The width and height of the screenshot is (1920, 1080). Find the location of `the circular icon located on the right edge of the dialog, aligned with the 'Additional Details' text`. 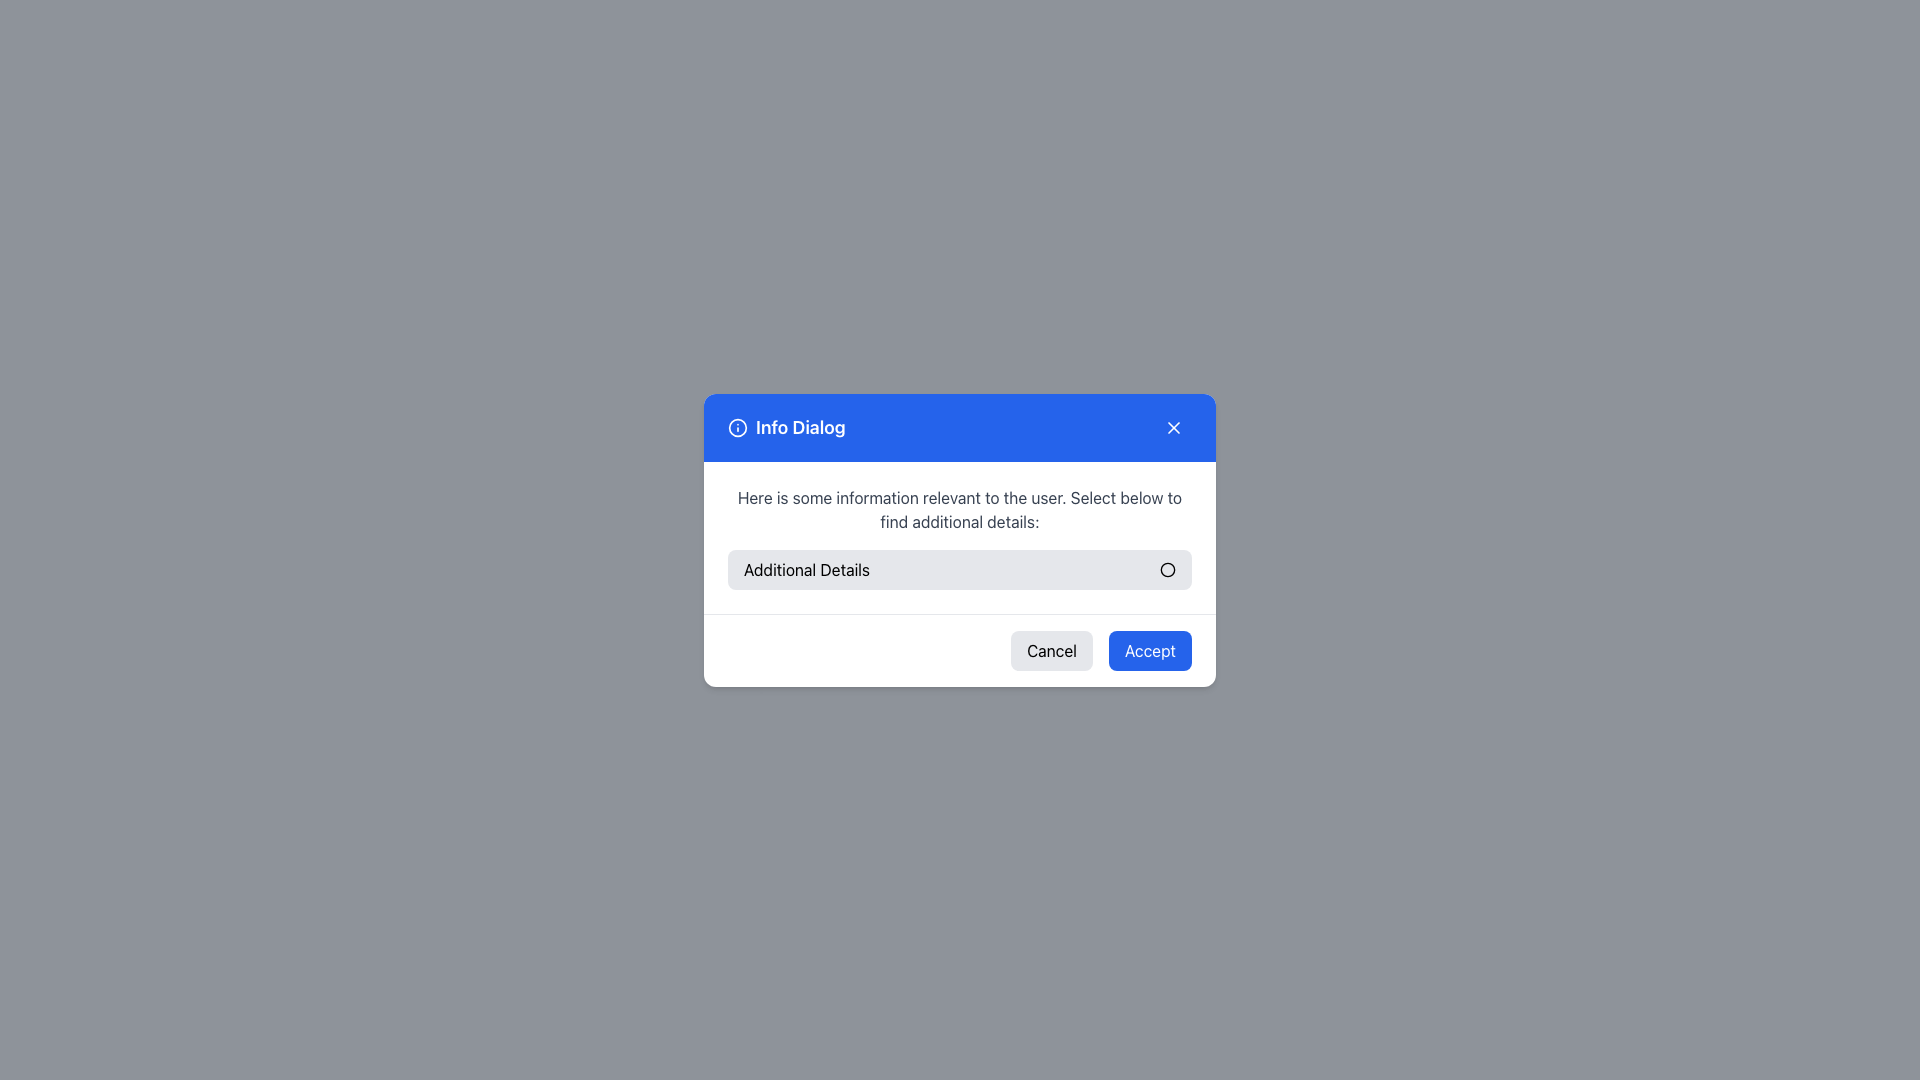

the circular icon located on the right edge of the dialog, aligned with the 'Additional Details' text is located at coordinates (1167, 569).